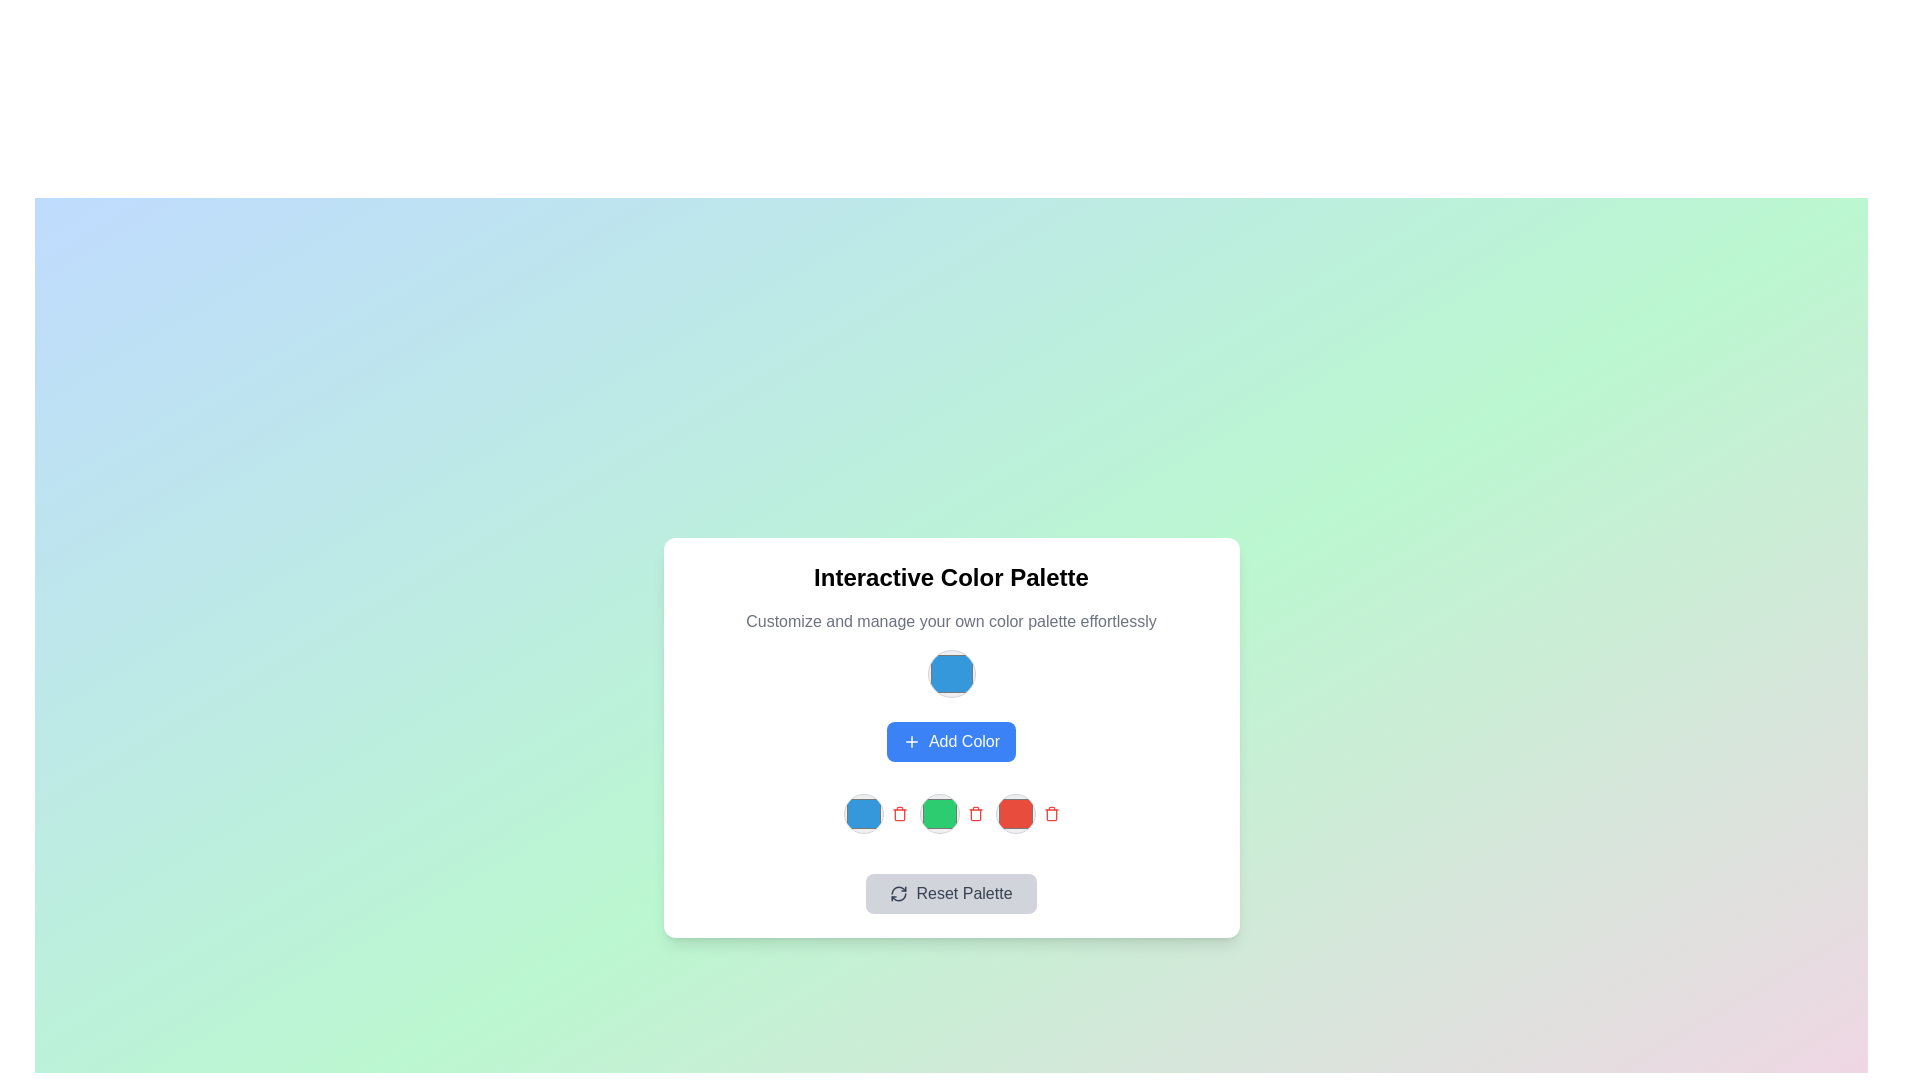 The image size is (1920, 1080). What do you see at coordinates (964, 741) in the screenshot?
I see `the static text inviting the user to add a new color to the palette, which is located within a blue button at the center of the interface` at bounding box center [964, 741].